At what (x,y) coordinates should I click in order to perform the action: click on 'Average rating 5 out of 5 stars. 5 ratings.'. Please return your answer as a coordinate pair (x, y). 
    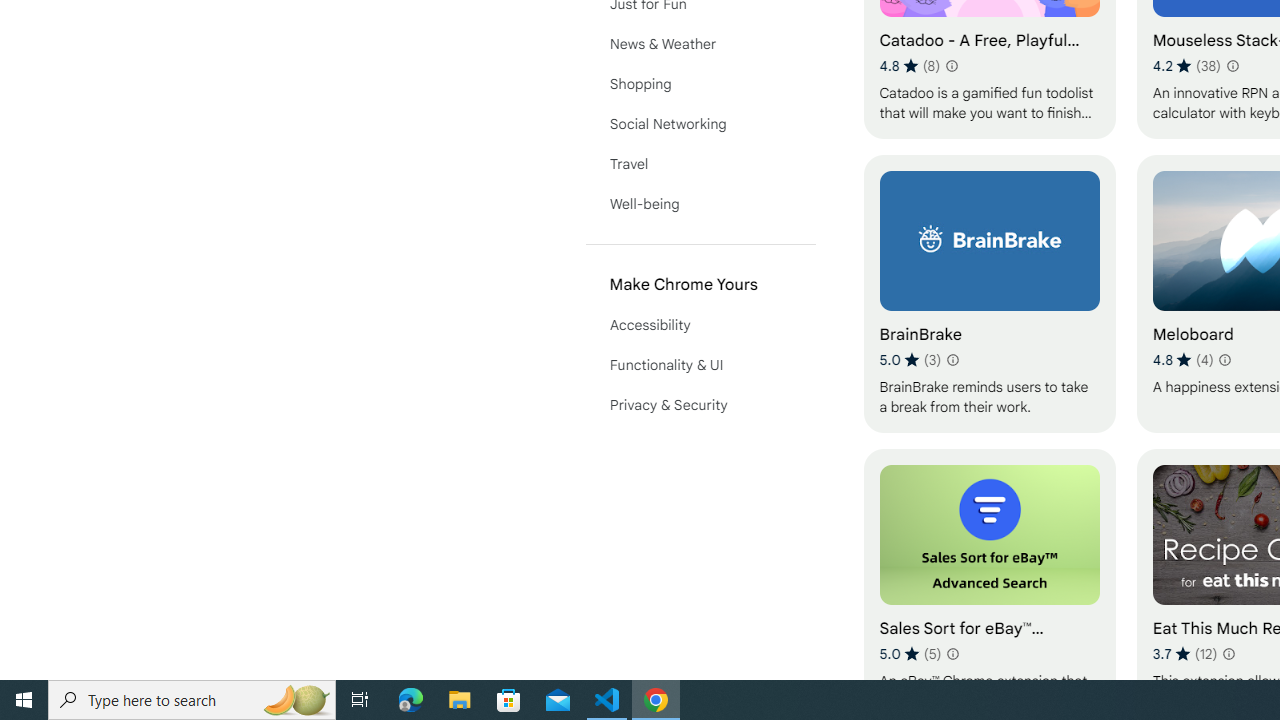
    Looking at the image, I should click on (909, 653).